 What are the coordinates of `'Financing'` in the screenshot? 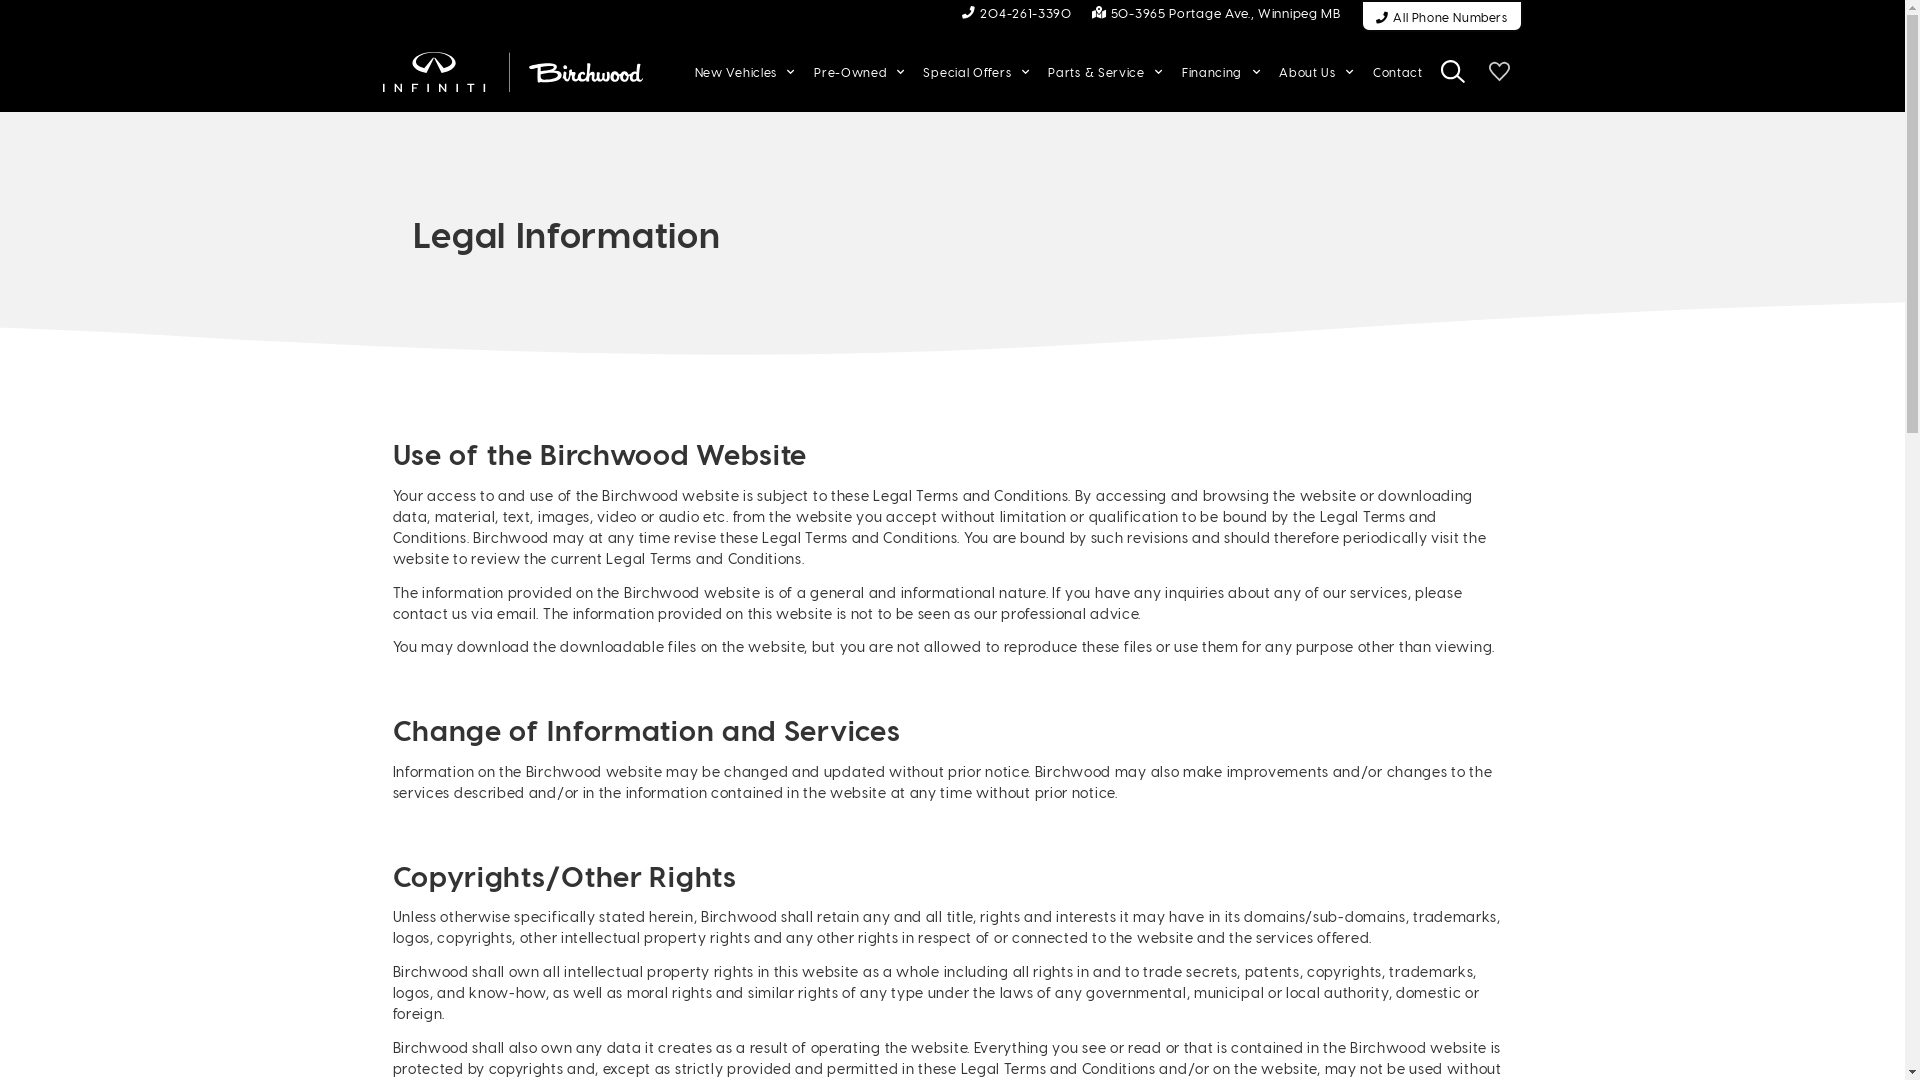 It's located at (1175, 71).